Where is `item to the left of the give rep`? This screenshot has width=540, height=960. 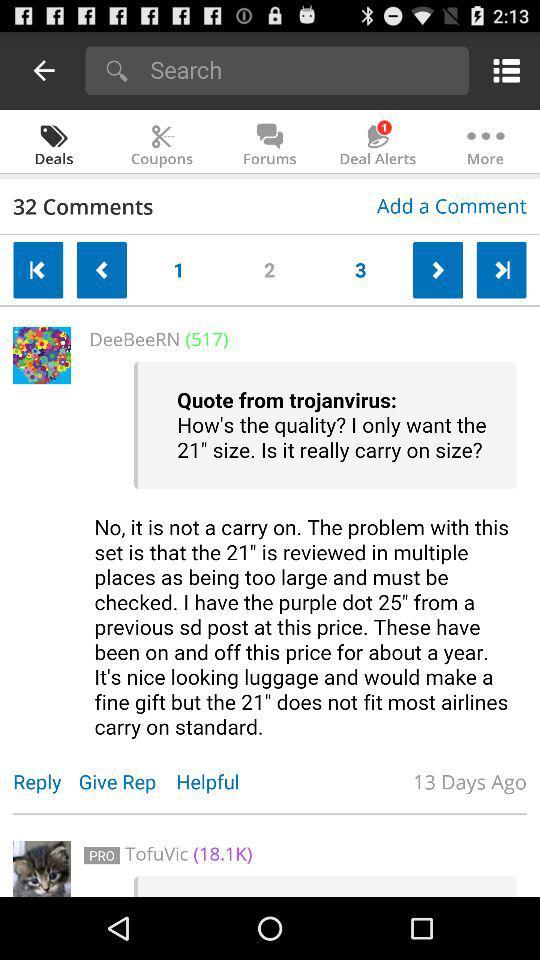
item to the left of the give rep is located at coordinates (45, 781).